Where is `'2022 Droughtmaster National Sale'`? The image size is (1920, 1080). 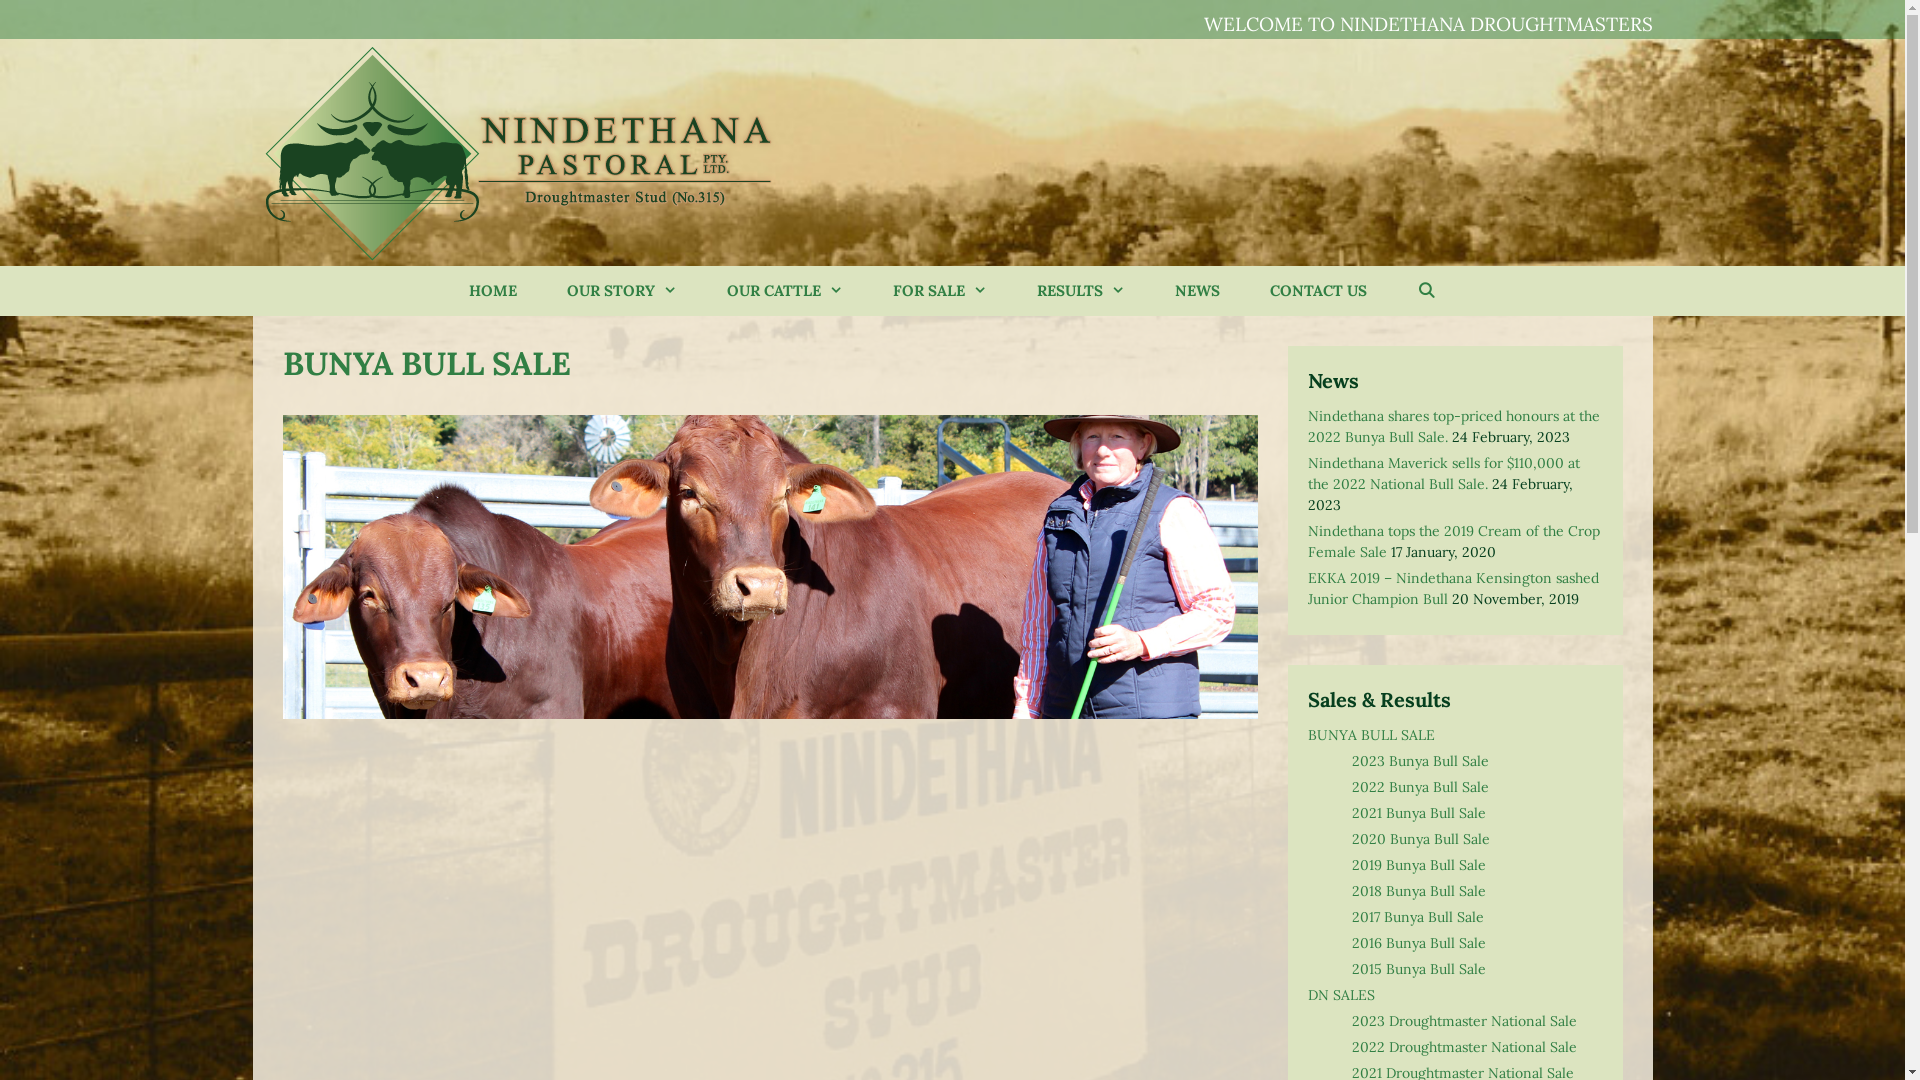
'2022 Droughtmaster National Sale' is located at coordinates (1464, 1045).